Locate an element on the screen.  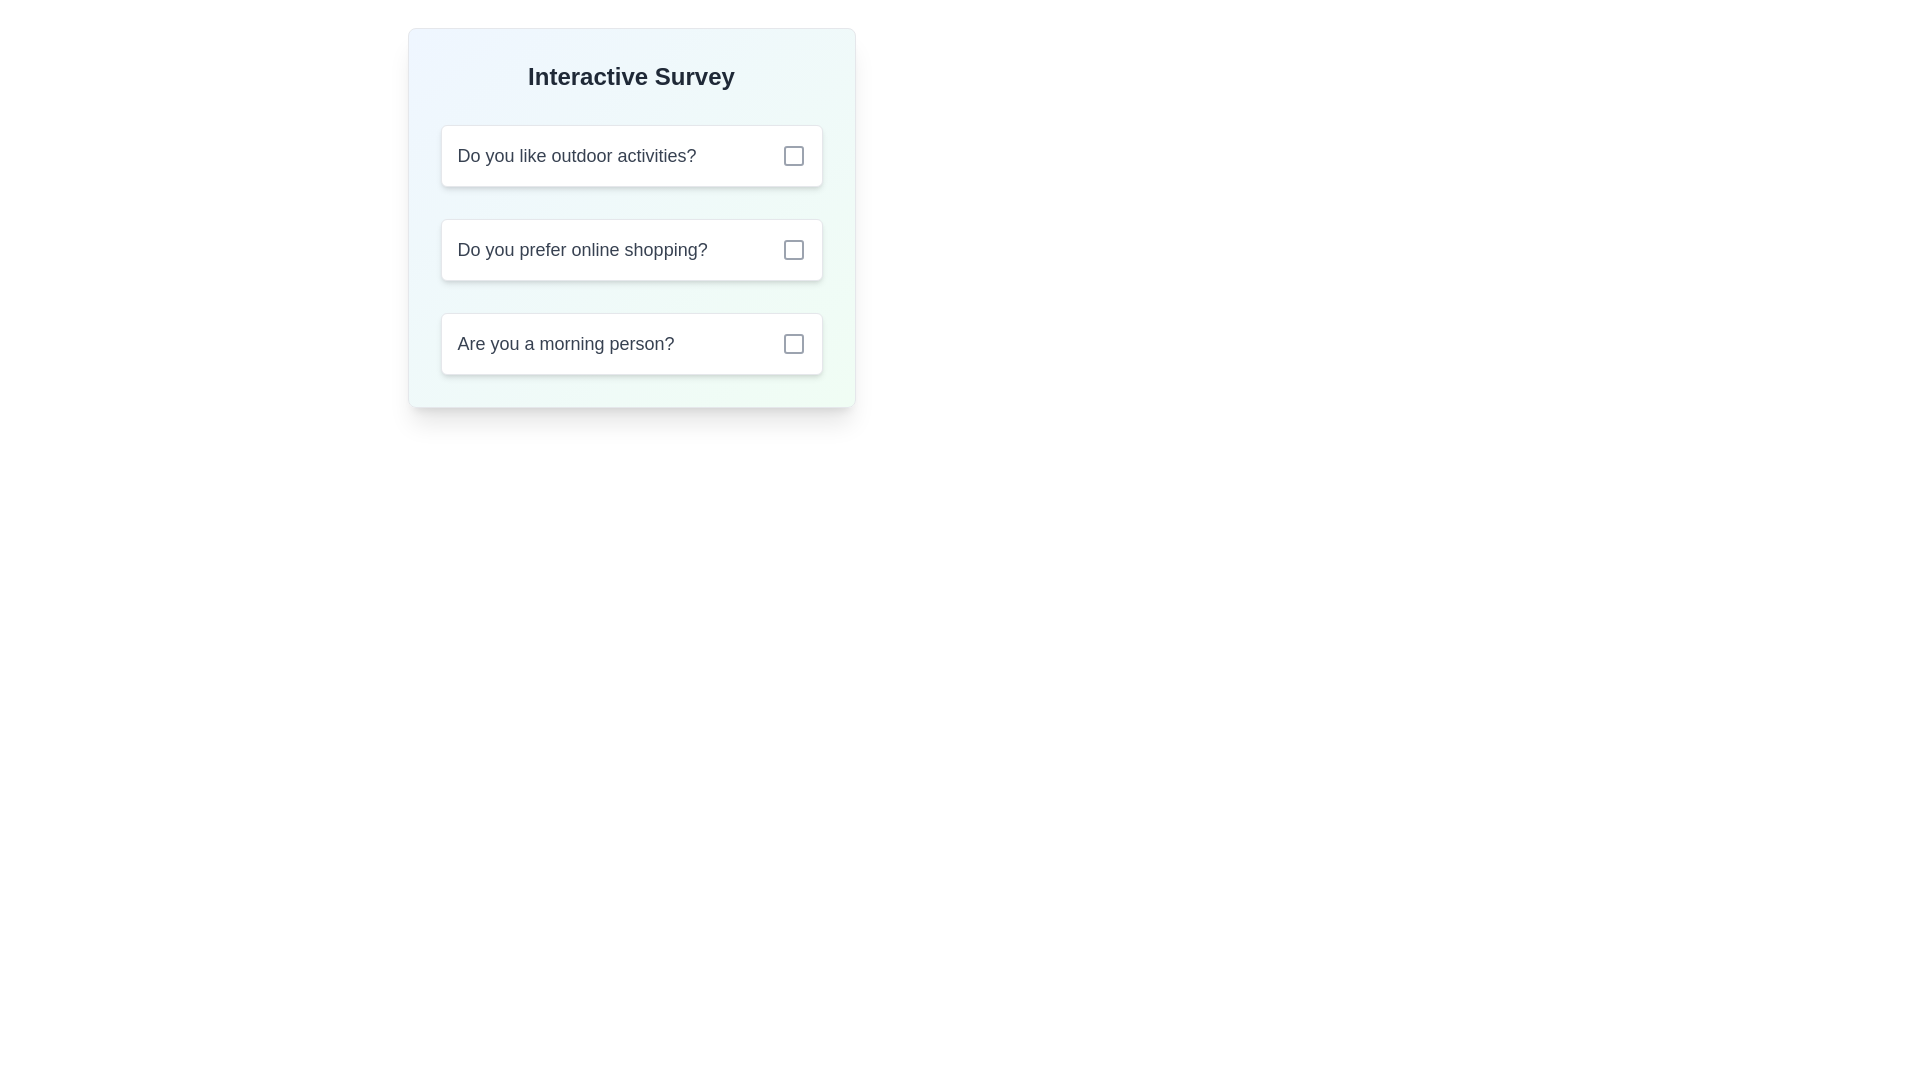
the unselected checkbox located to the right of the text 'Do you prefer online shopping?' for keyboard navigation is located at coordinates (792, 249).